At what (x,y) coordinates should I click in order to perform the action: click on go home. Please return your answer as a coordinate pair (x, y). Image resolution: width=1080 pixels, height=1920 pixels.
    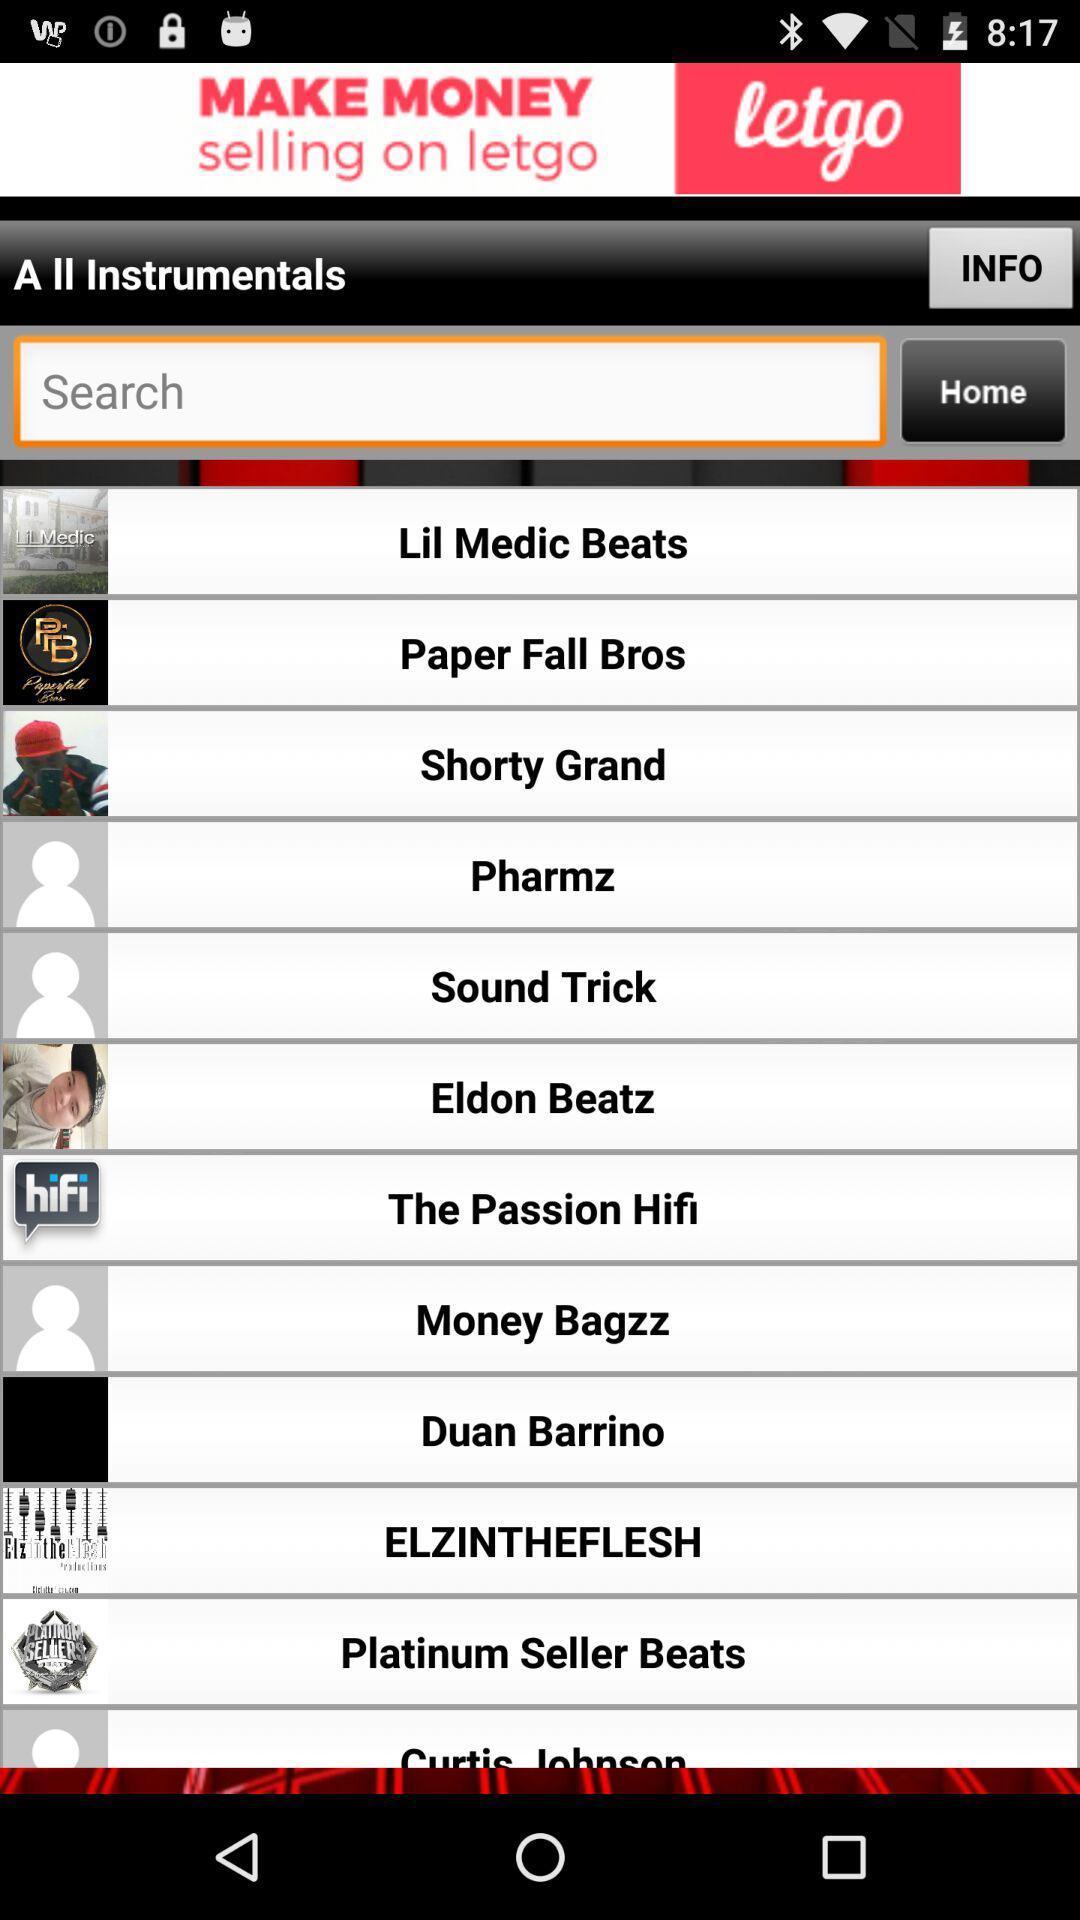
    Looking at the image, I should click on (982, 392).